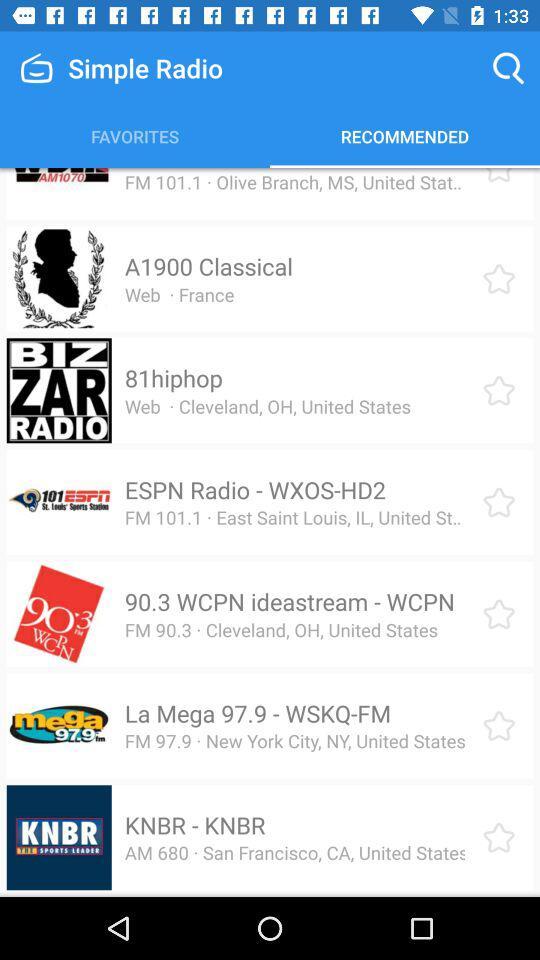 Image resolution: width=540 pixels, height=960 pixels. What do you see at coordinates (249, 168) in the screenshot?
I see `icon below favorites` at bounding box center [249, 168].